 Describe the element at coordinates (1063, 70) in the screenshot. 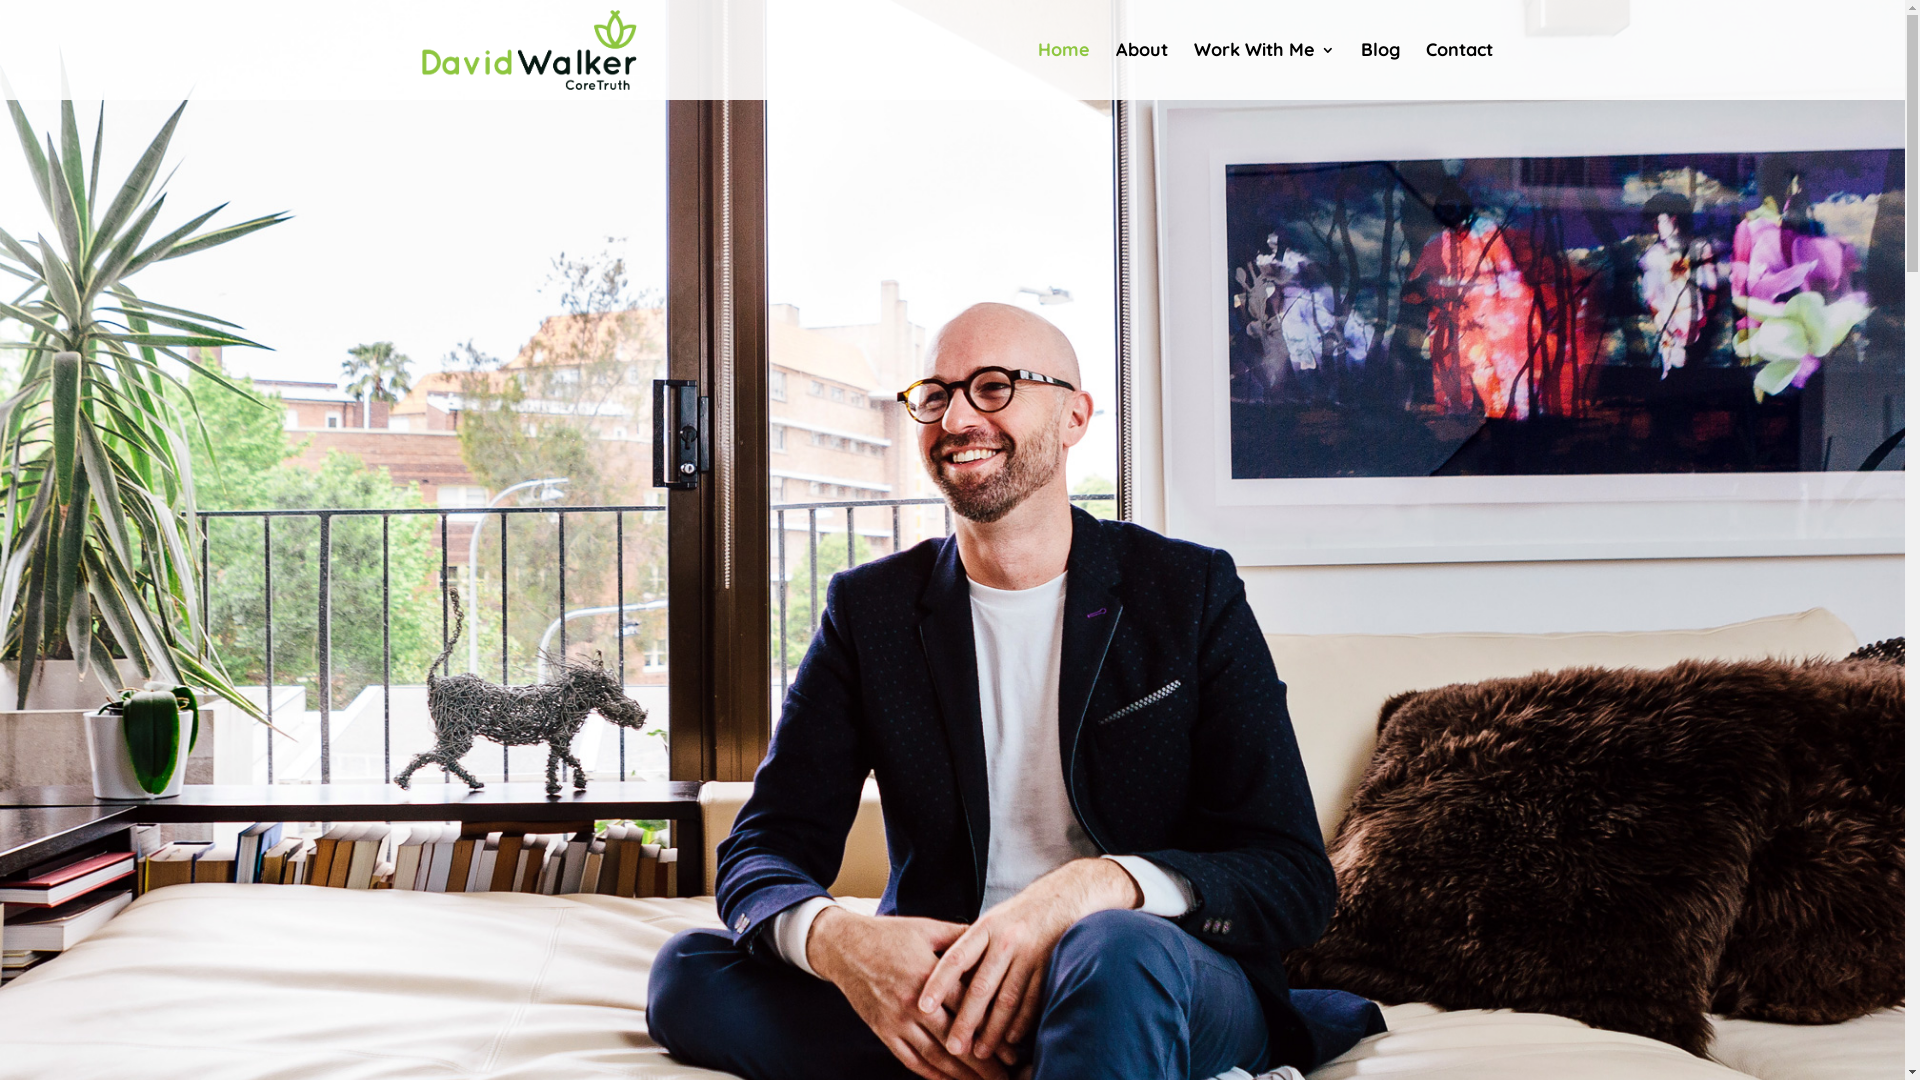

I see `'Home'` at that location.